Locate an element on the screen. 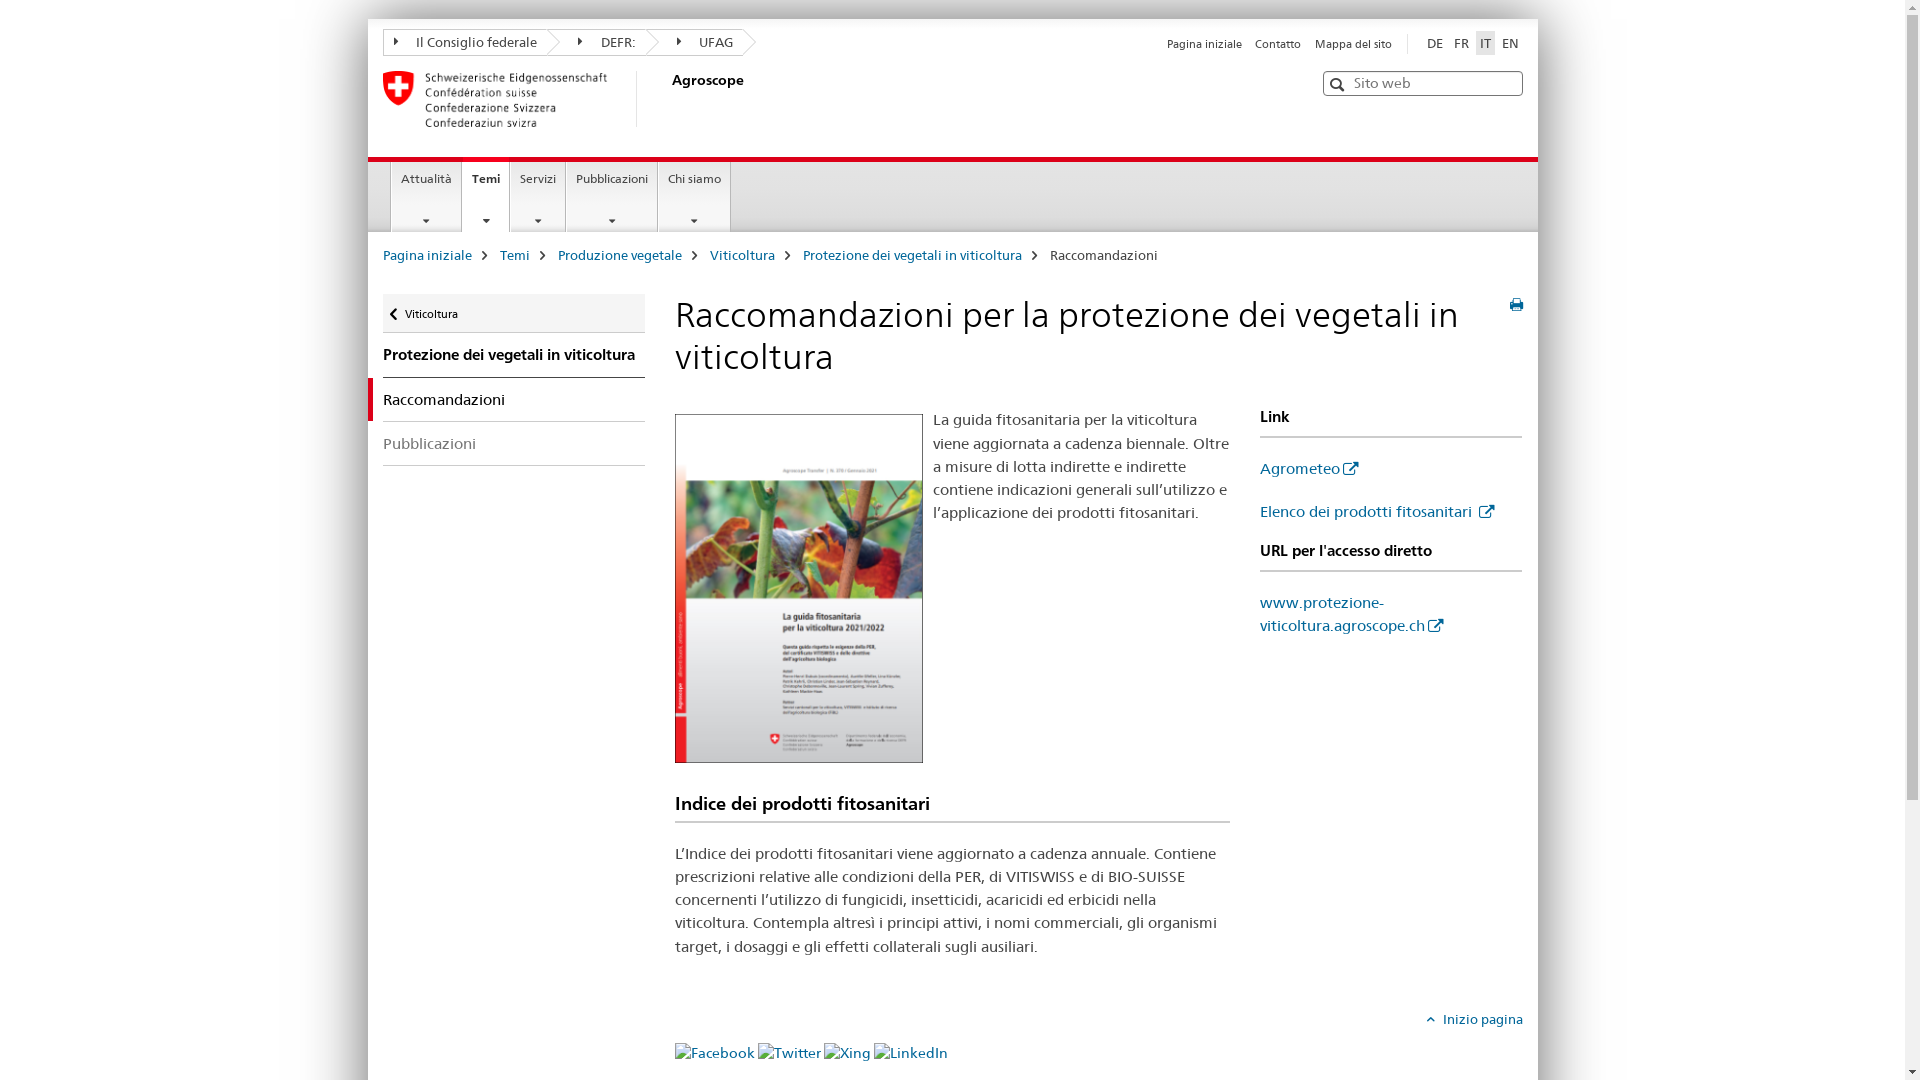 This screenshot has width=1920, height=1080. 'Inizio pagina' is located at coordinates (1473, 1018).